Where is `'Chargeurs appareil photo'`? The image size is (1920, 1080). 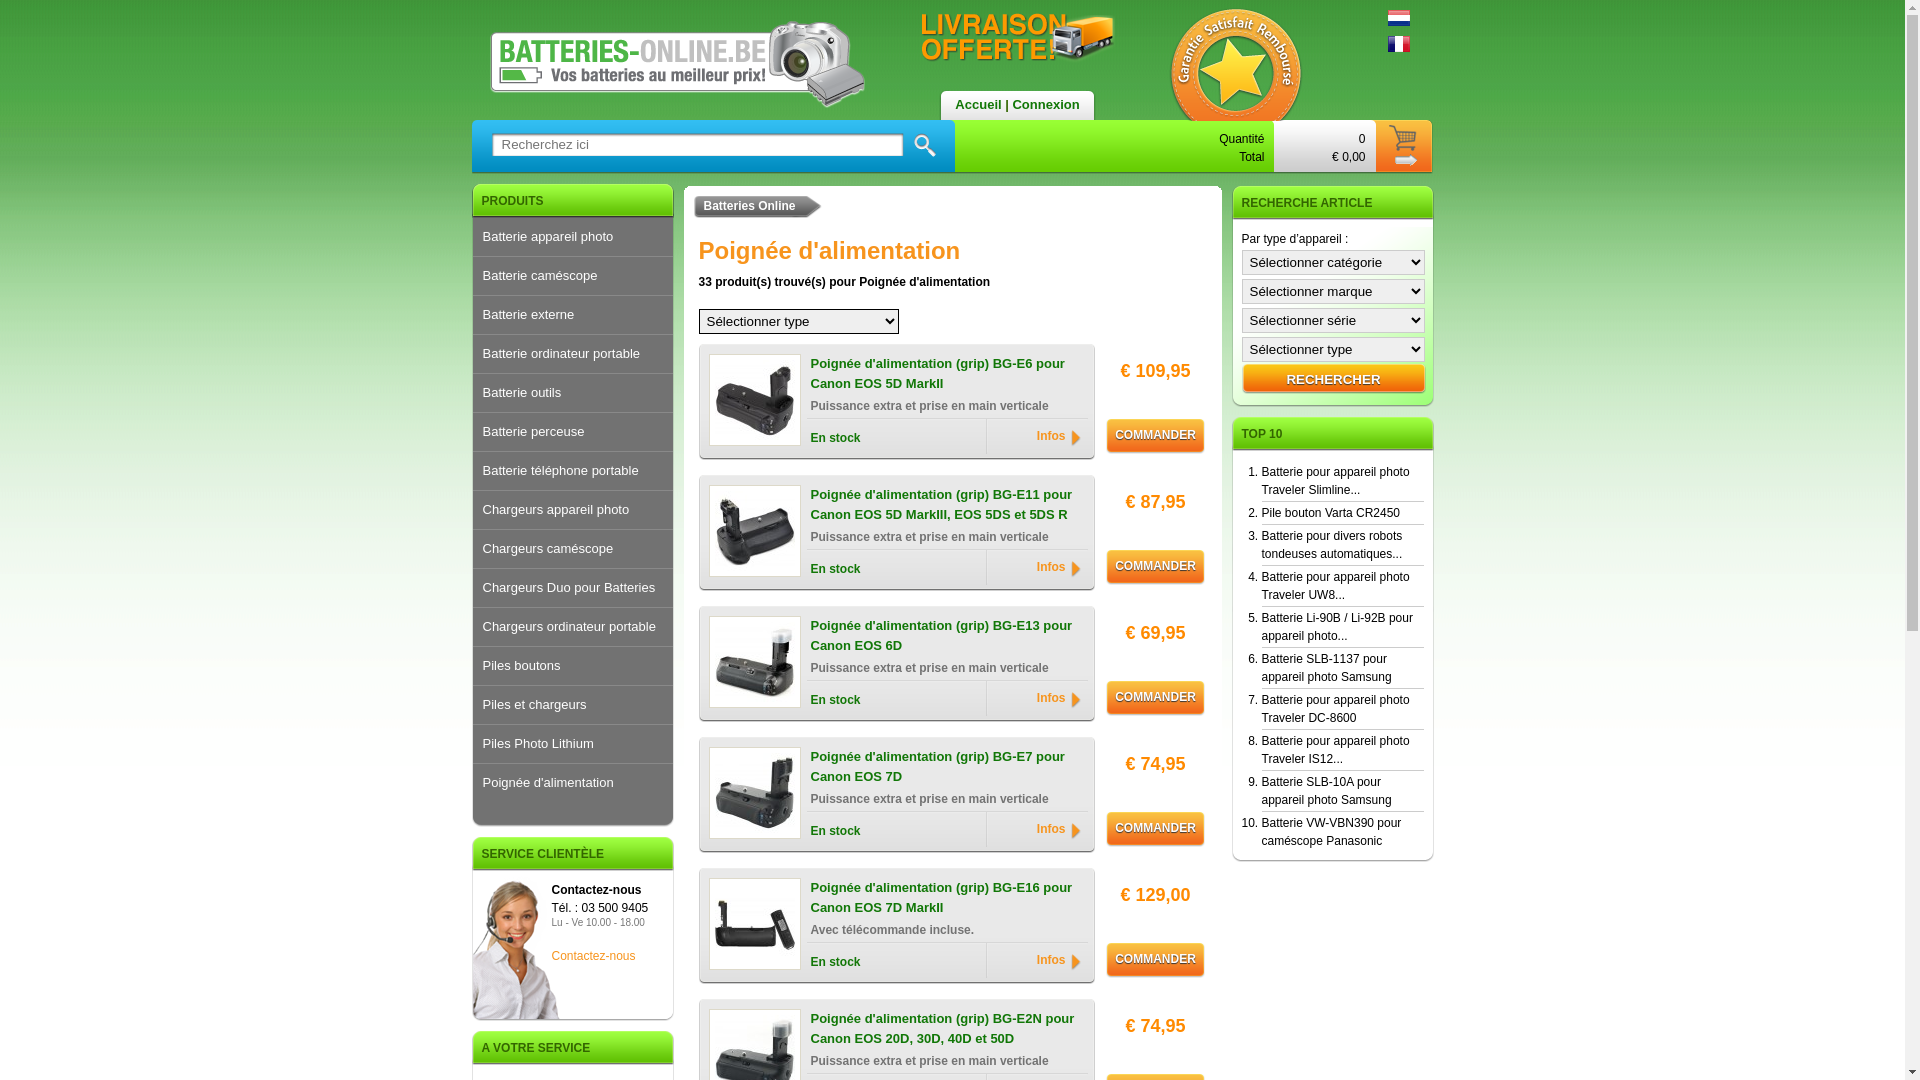 'Chargeurs appareil photo' is located at coordinates (570, 508).